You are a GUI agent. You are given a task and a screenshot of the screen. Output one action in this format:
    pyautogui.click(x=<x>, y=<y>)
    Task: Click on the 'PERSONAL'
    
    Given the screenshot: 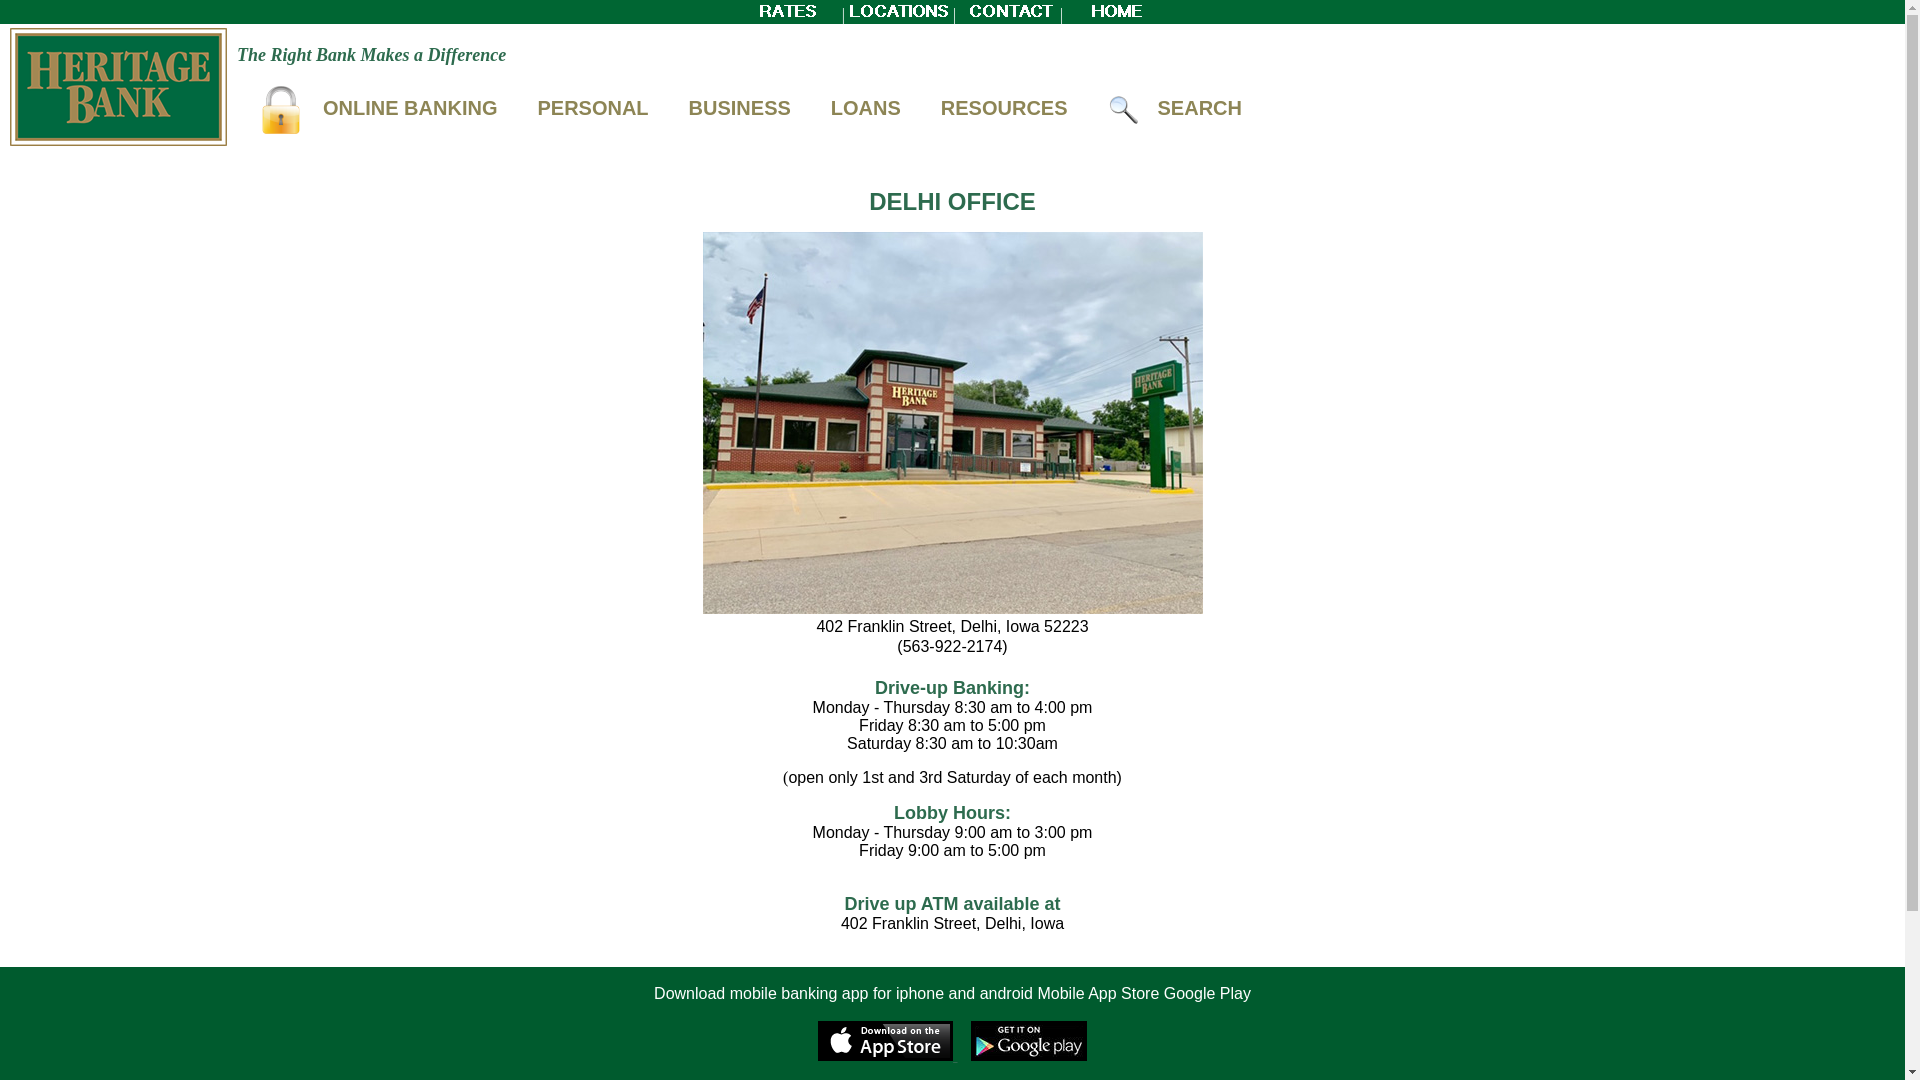 What is the action you would take?
    pyautogui.click(x=591, y=108)
    